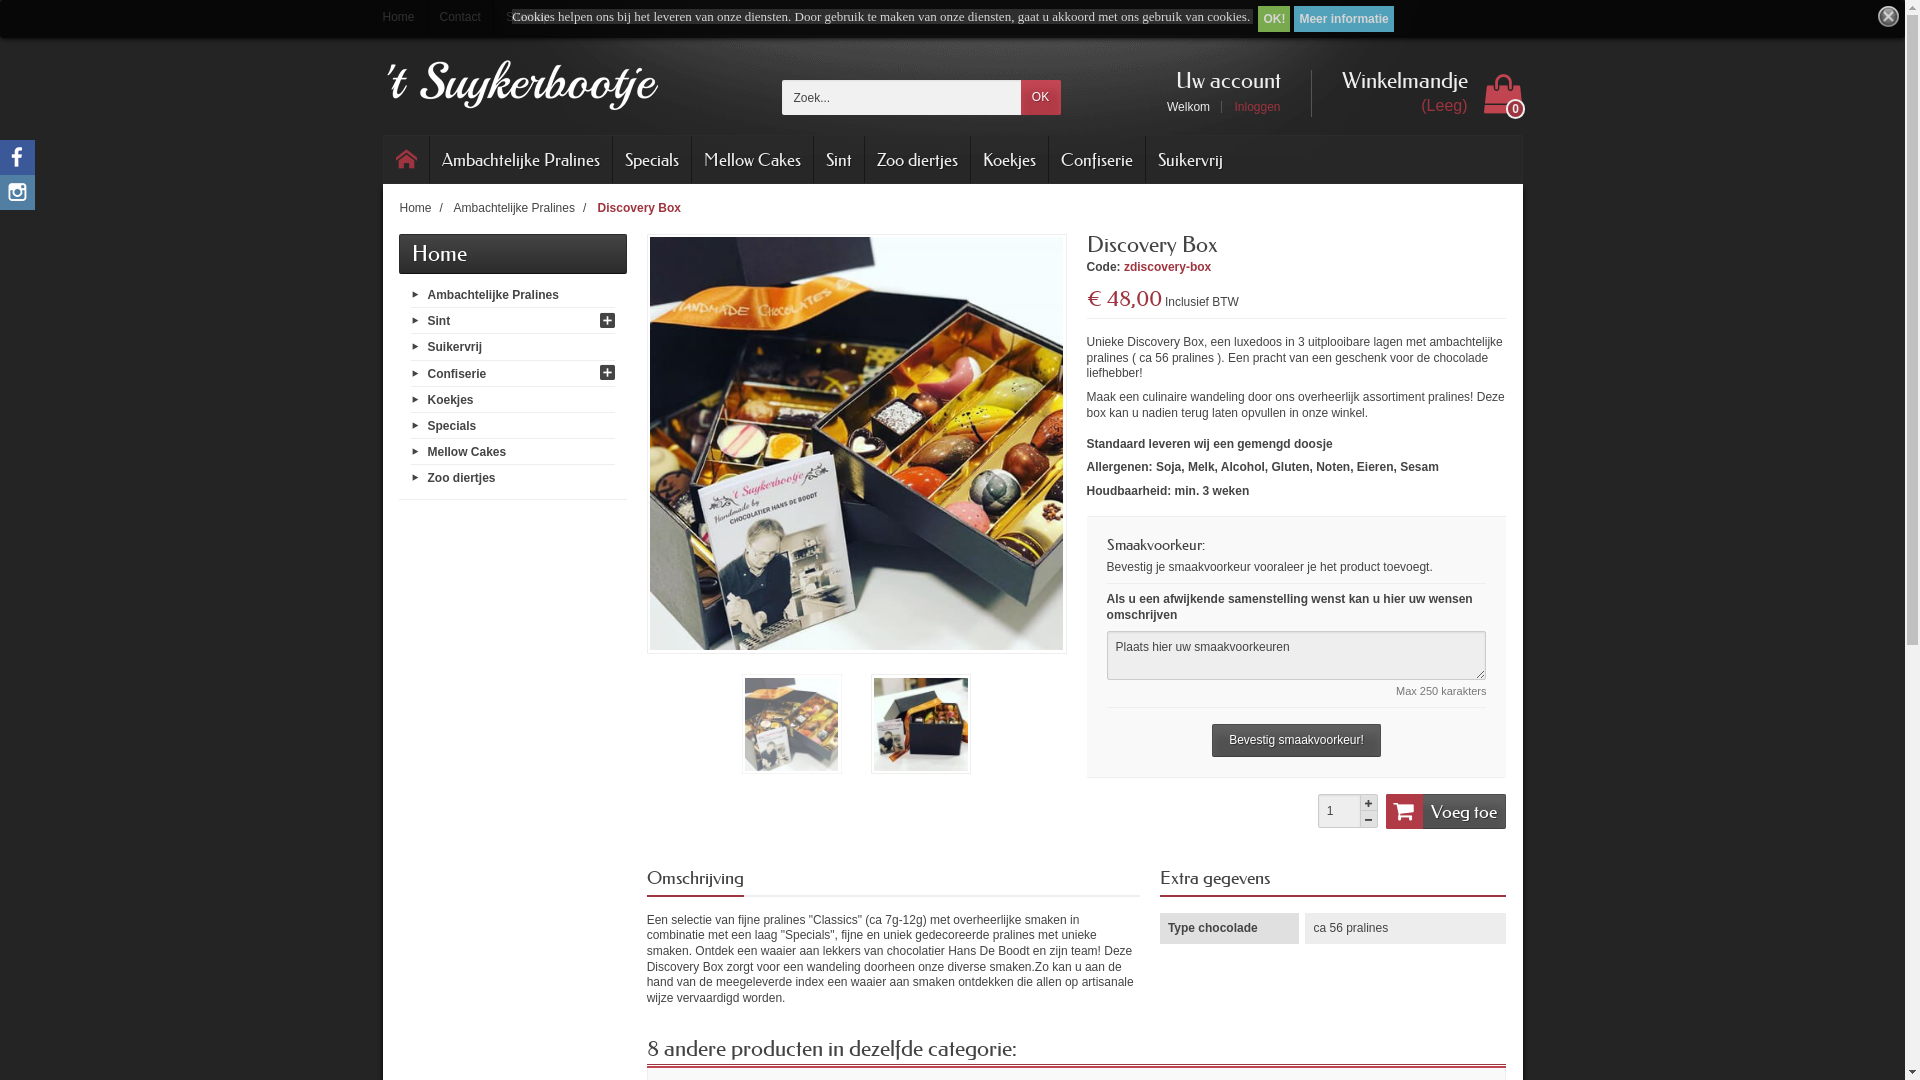  I want to click on 'Winkelmandje, so click(1415, 93).